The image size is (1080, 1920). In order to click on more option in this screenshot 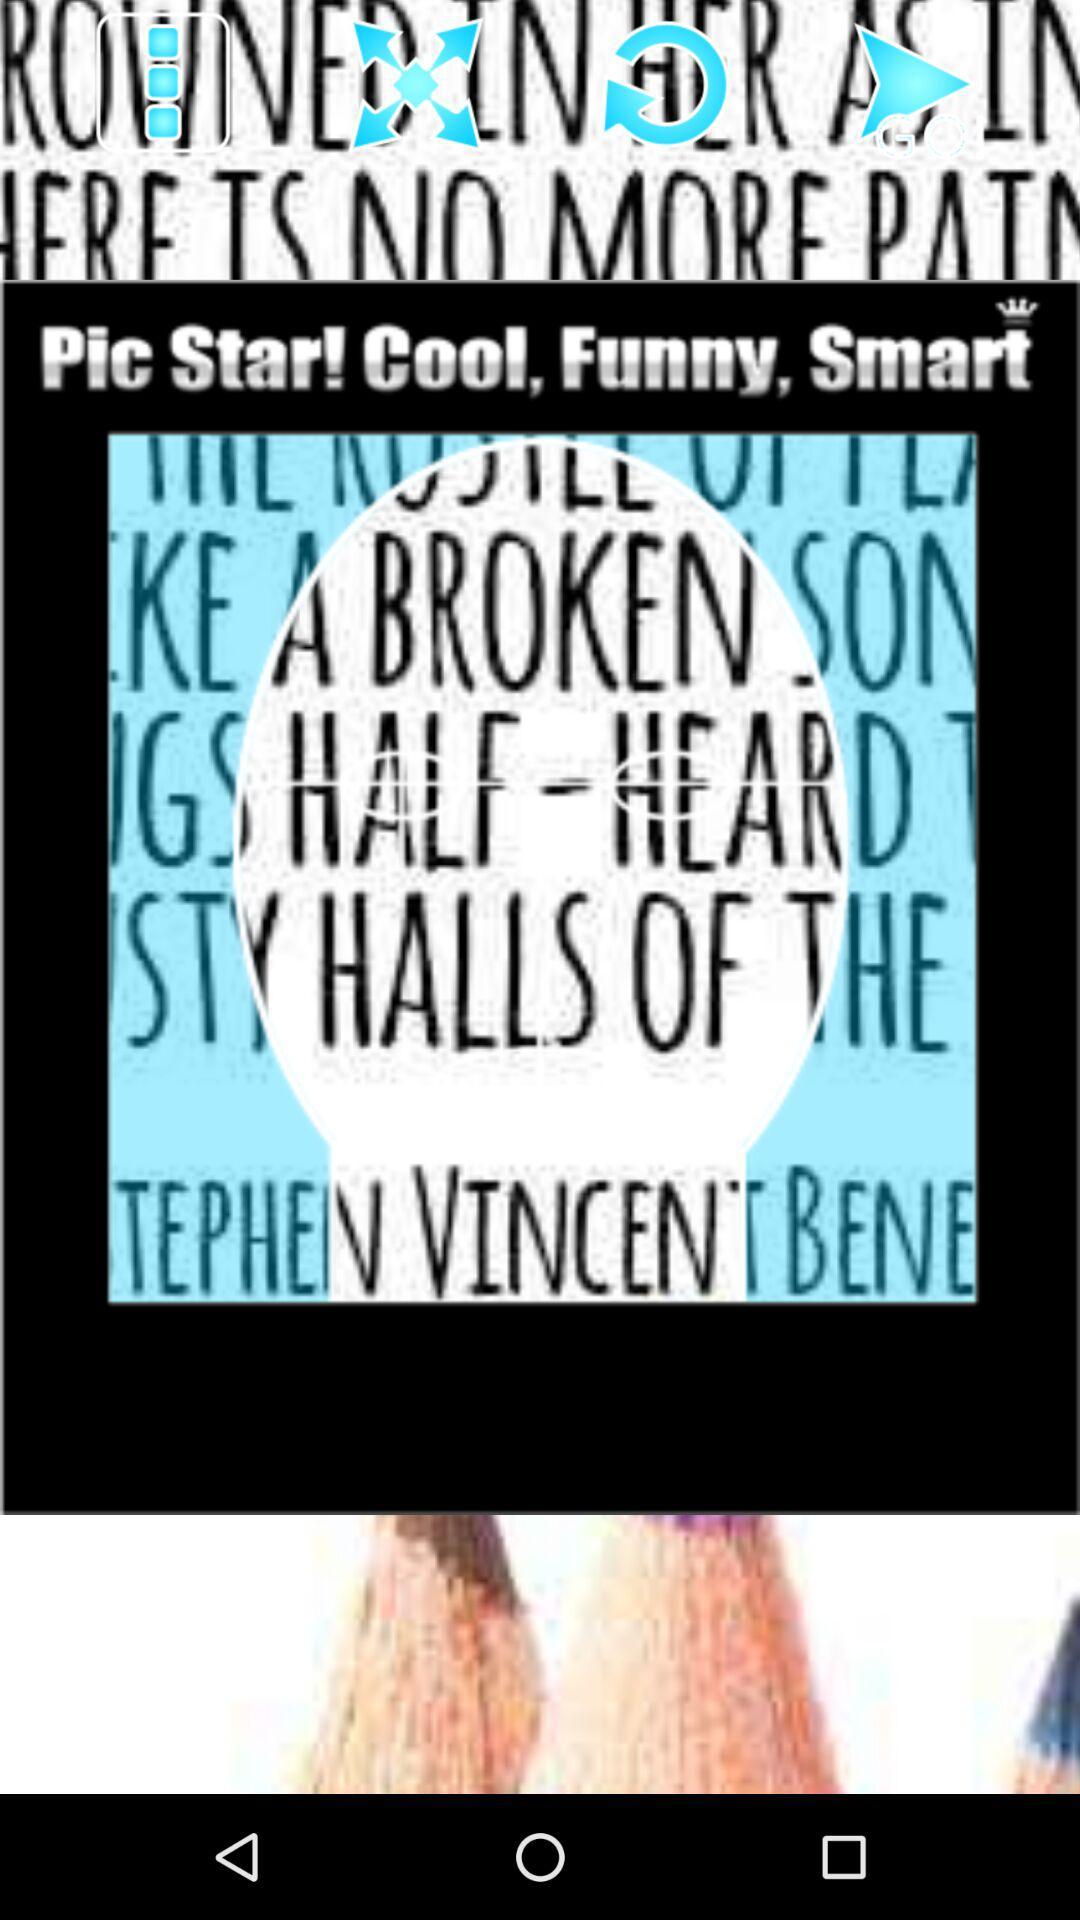, I will do `click(164, 84)`.